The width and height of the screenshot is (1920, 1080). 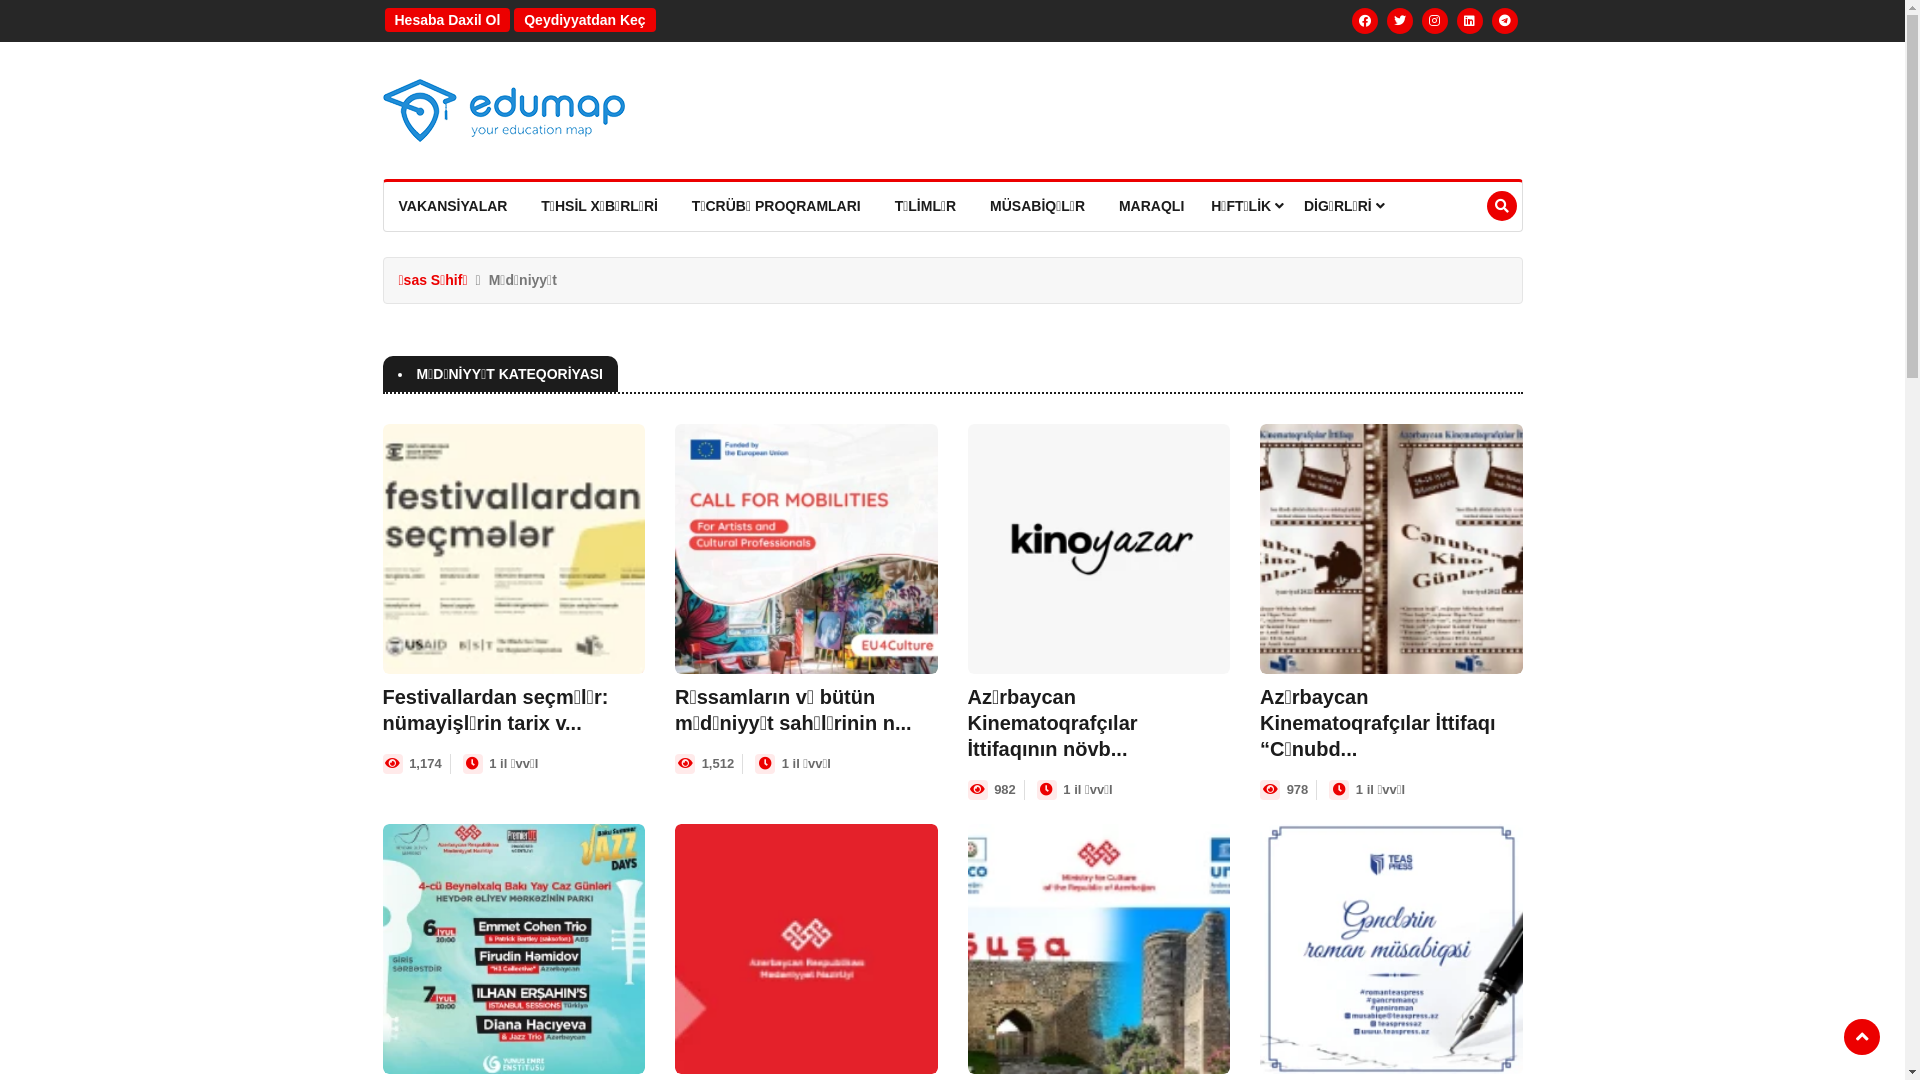 I want to click on 'Hesaba Daxil Ol', so click(x=445, y=19).